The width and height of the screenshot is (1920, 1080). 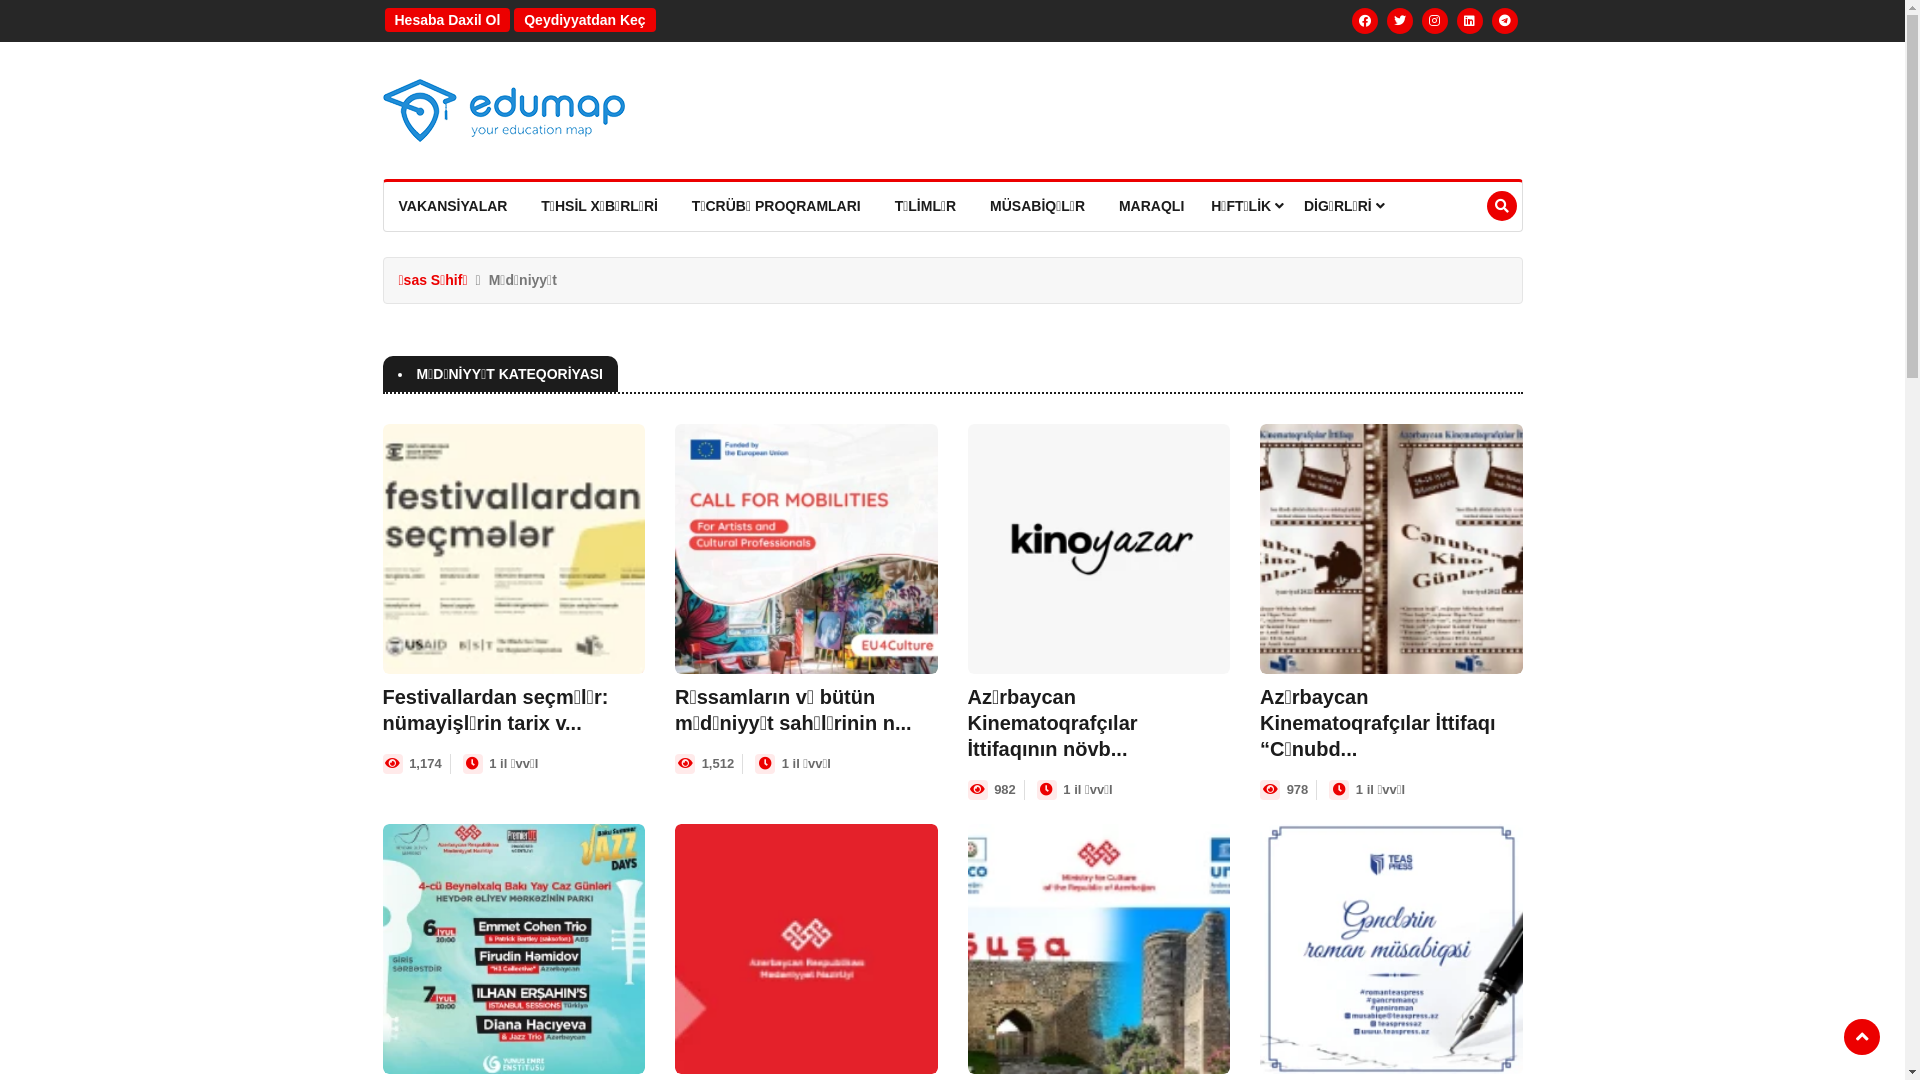 I want to click on 'Hesaba Daxil Ol', so click(x=445, y=19).